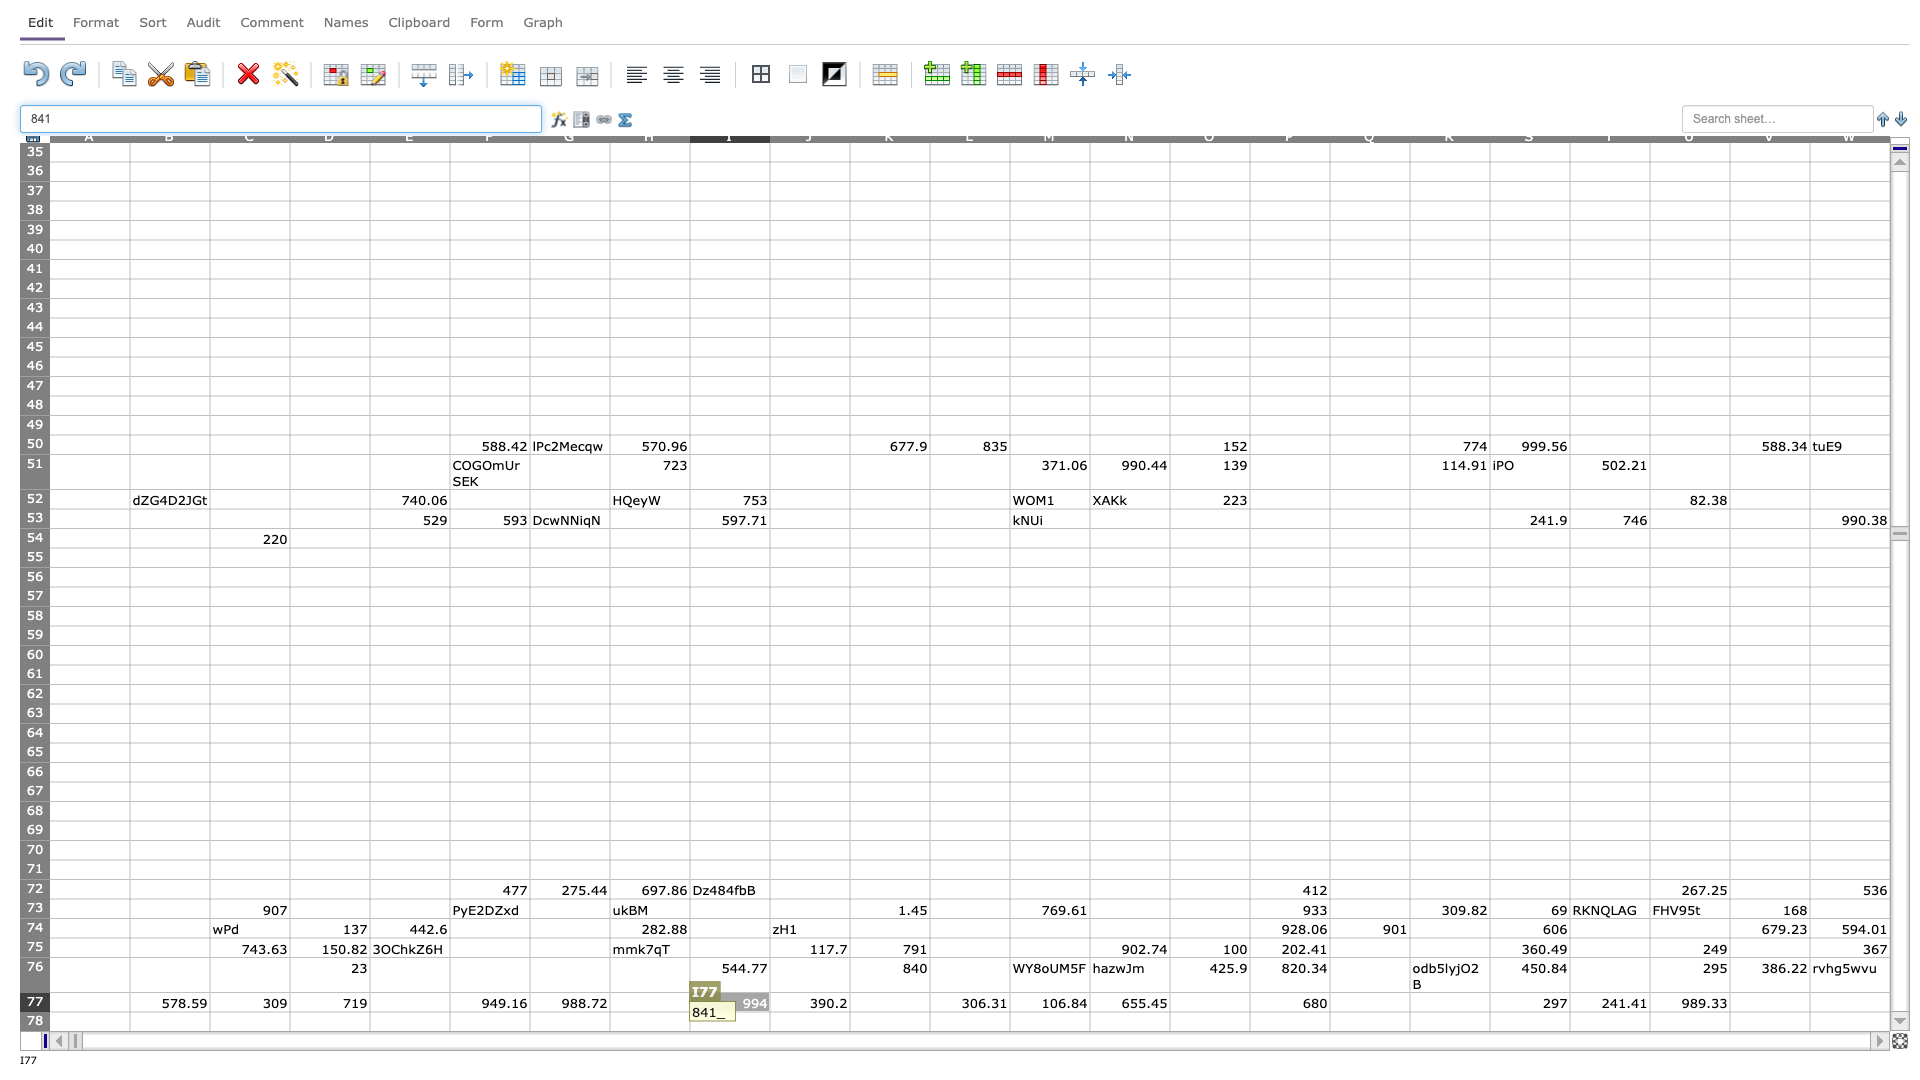 The width and height of the screenshot is (1920, 1080). What do you see at coordinates (849, 1011) in the screenshot?
I see `Upper left corner of cell K78` at bounding box center [849, 1011].